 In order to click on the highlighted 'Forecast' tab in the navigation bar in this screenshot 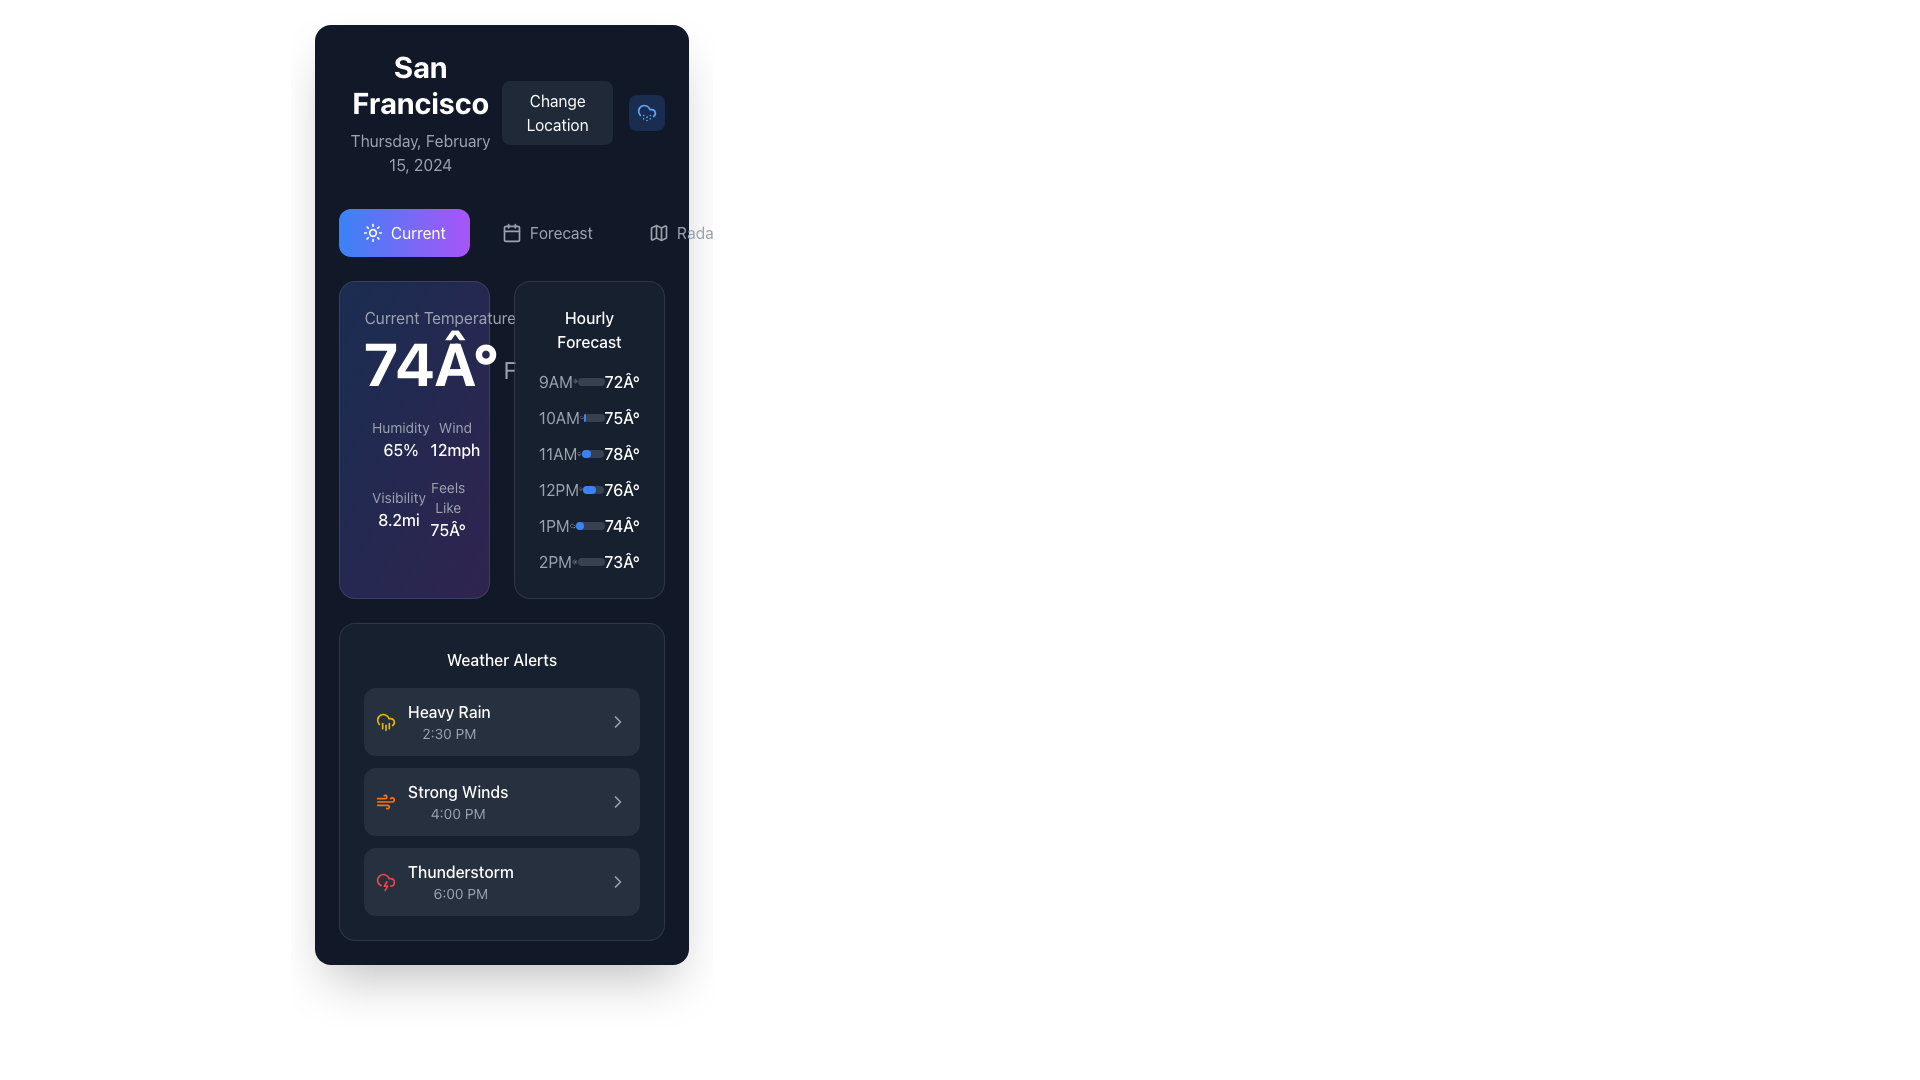, I will do `click(502, 231)`.